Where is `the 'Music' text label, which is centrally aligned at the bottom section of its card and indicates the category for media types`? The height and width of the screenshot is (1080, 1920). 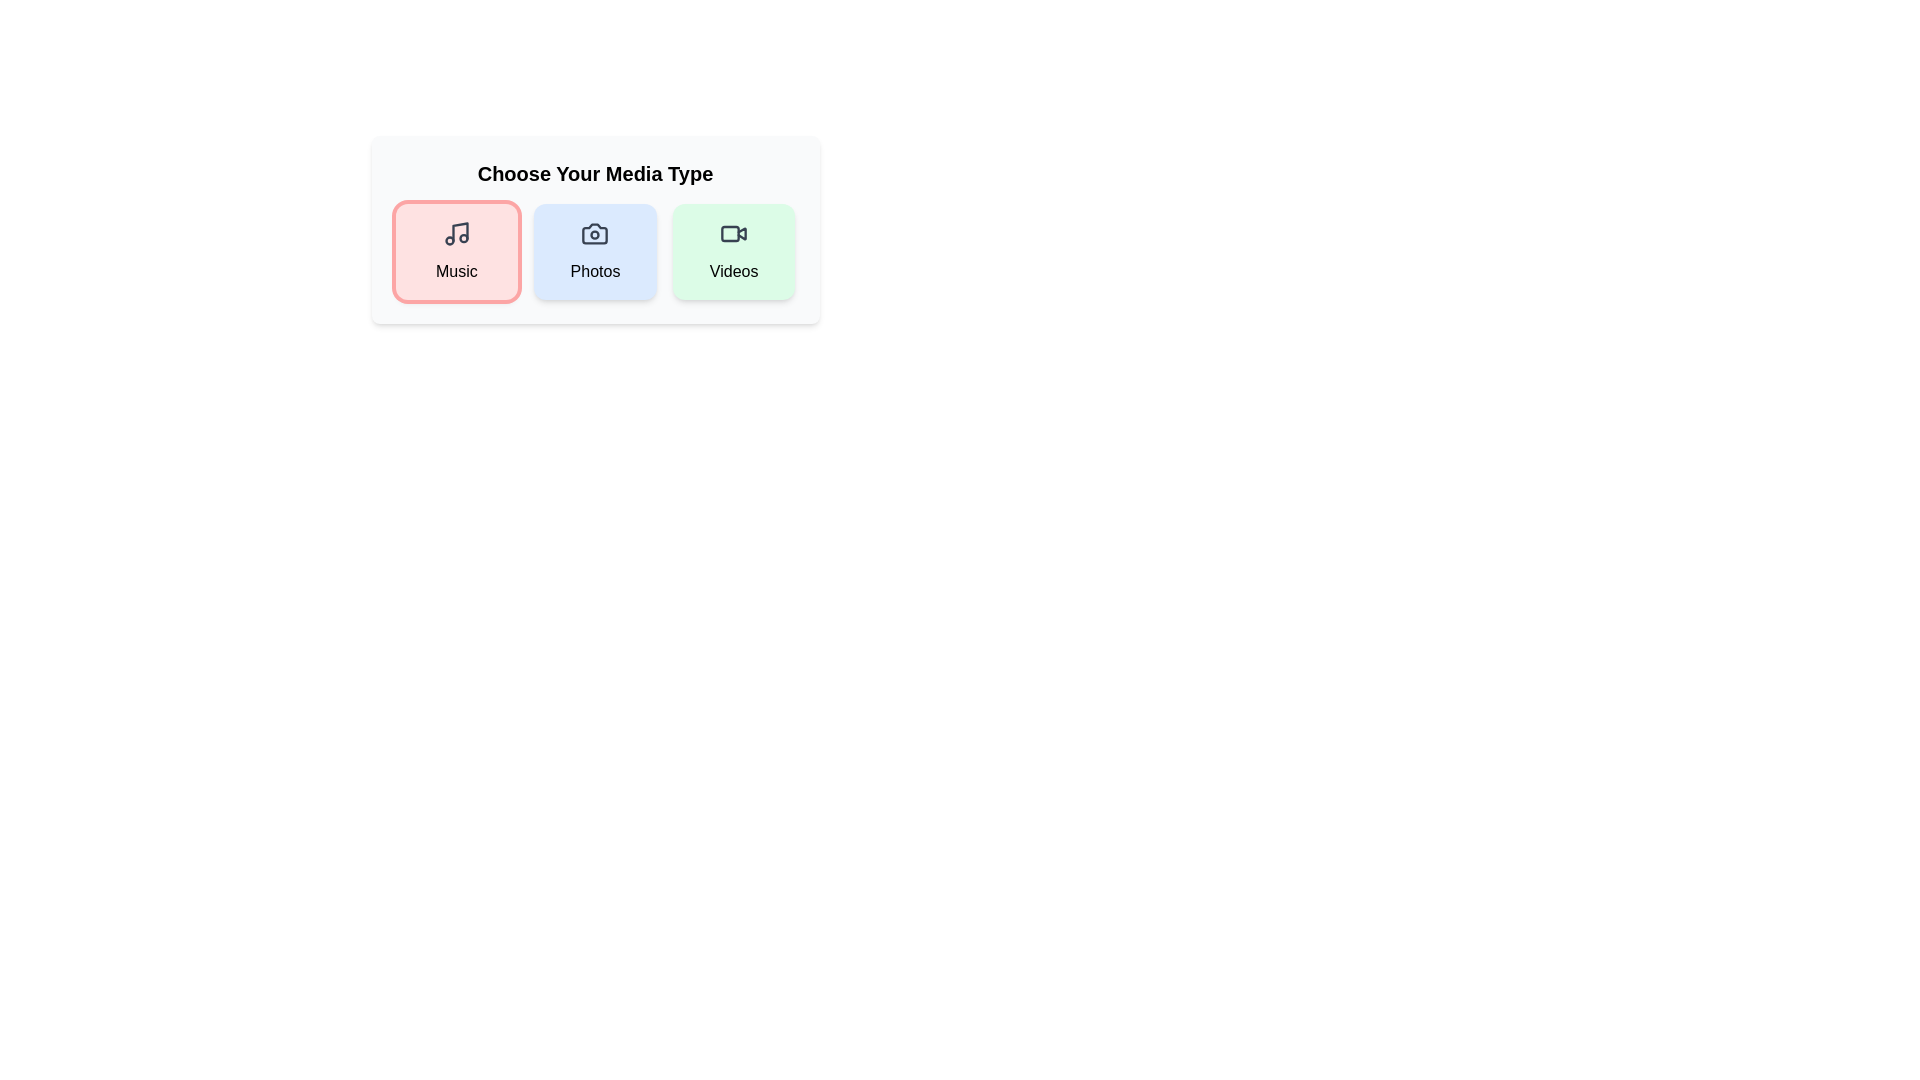
the 'Music' text label, which is centrally aligned at the bottom section of its card and indicates the category for media types is located at coordinates (455, 272).